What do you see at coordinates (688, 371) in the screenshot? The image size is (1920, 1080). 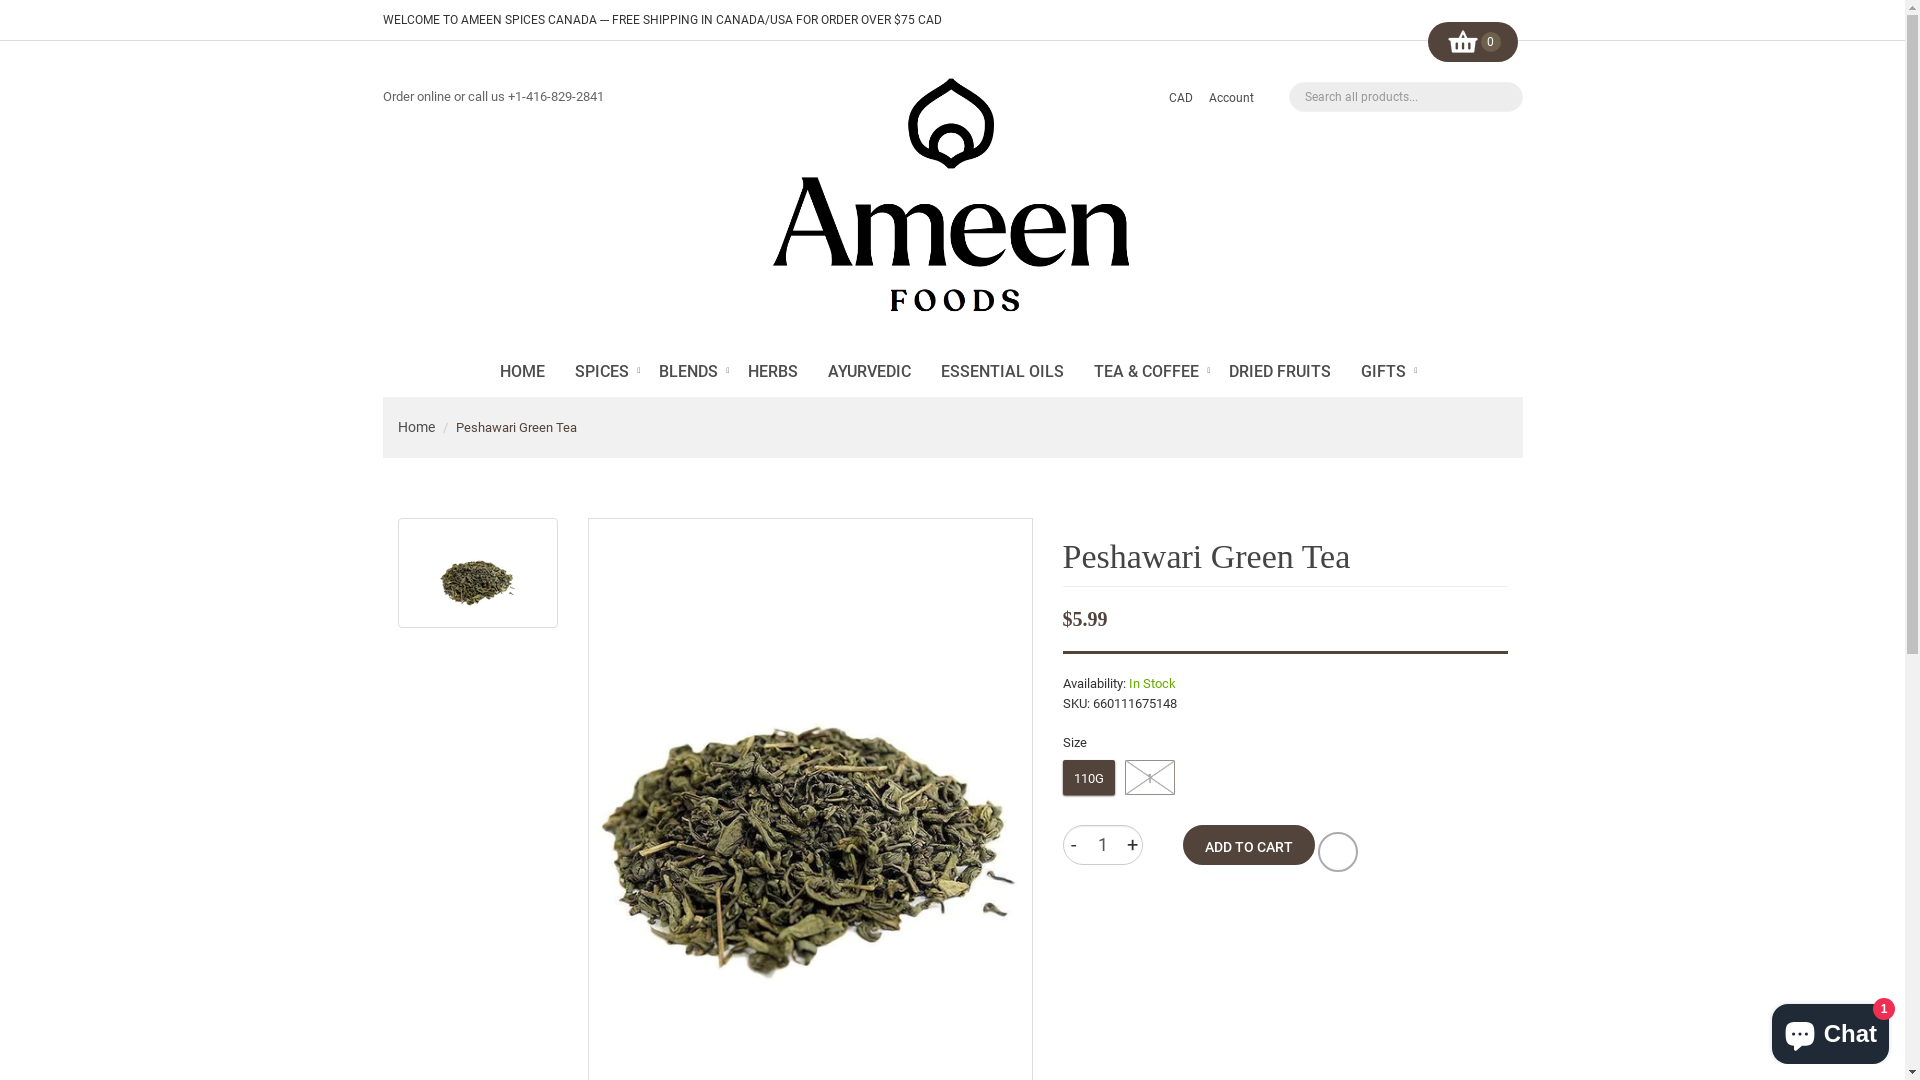 I see `'BLENDS'` at bounding box center [688, 371].